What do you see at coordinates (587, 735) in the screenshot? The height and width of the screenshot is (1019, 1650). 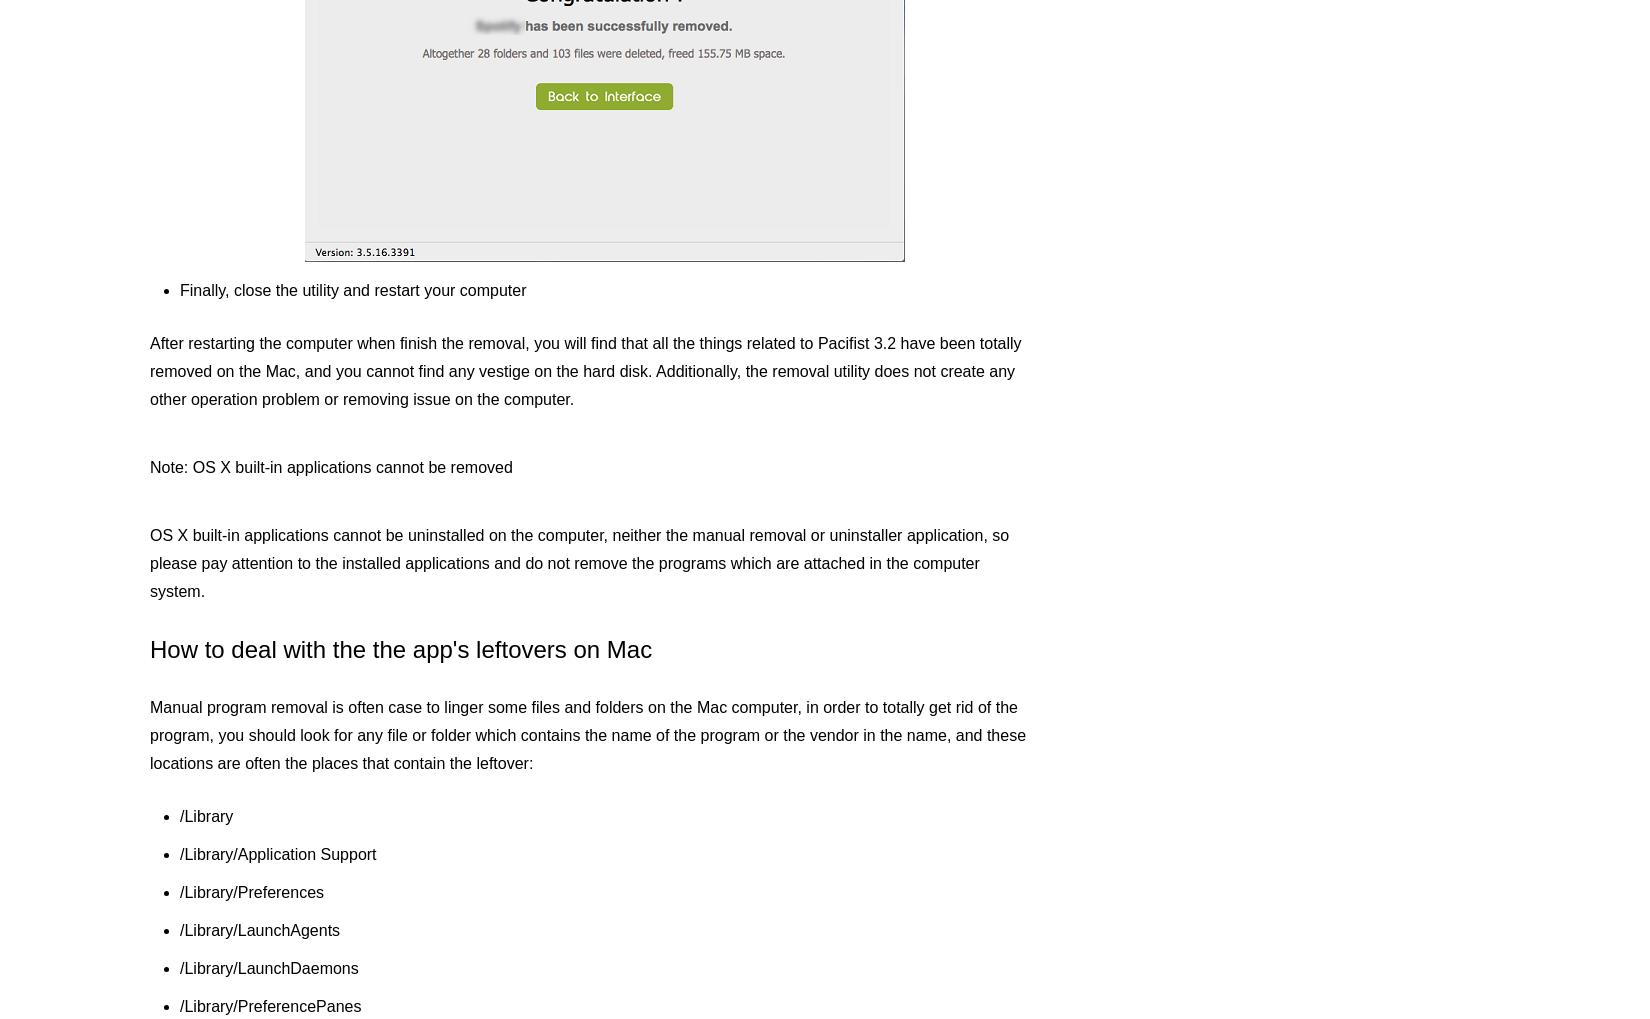 I see `'Manual program removal is often case to linger some files and folders on the Mac computer, in order to totally get rid of the program, you should look for any file or folder which contains the name of the program or the vendor in the name, and these locations are often the places that contain the leftover:'` at bounding box center [587, 735].